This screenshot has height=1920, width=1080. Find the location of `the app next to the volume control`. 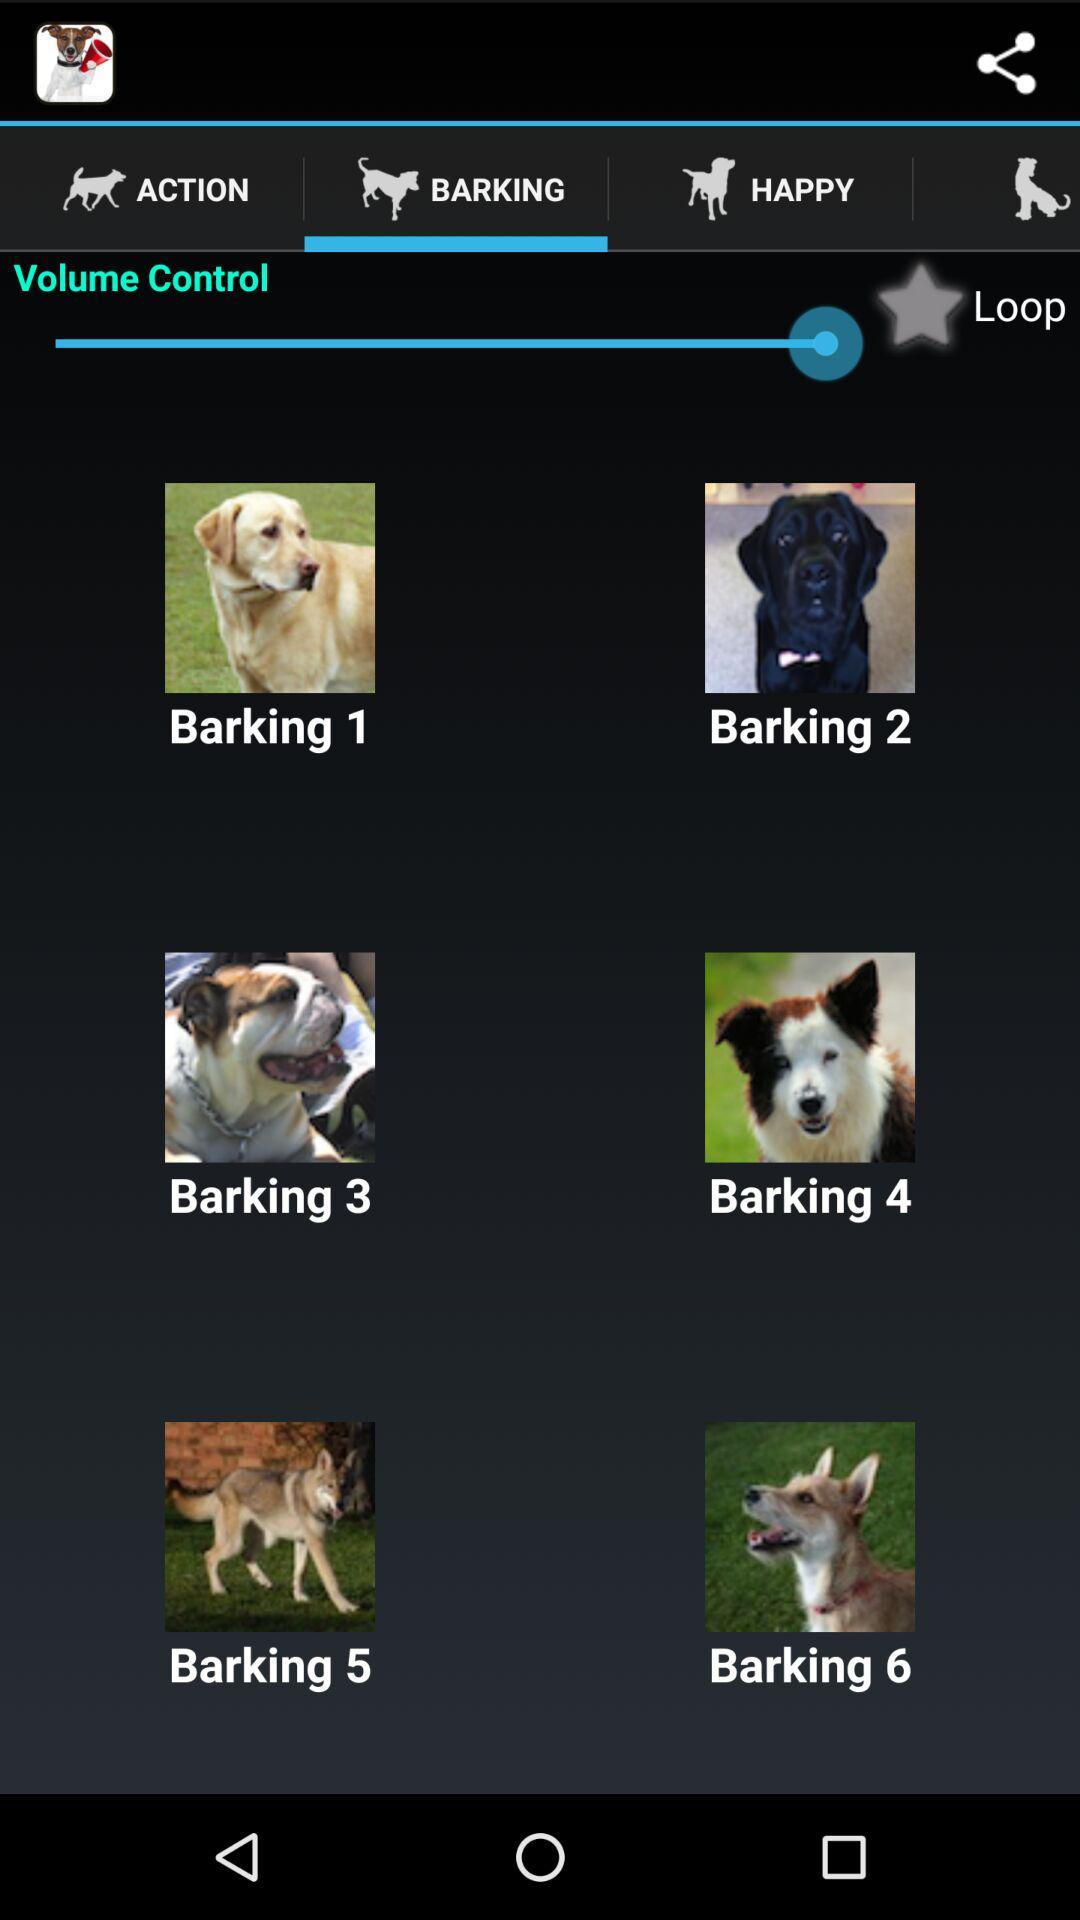

the app next to the volume control is located at coordinates (966, 303).